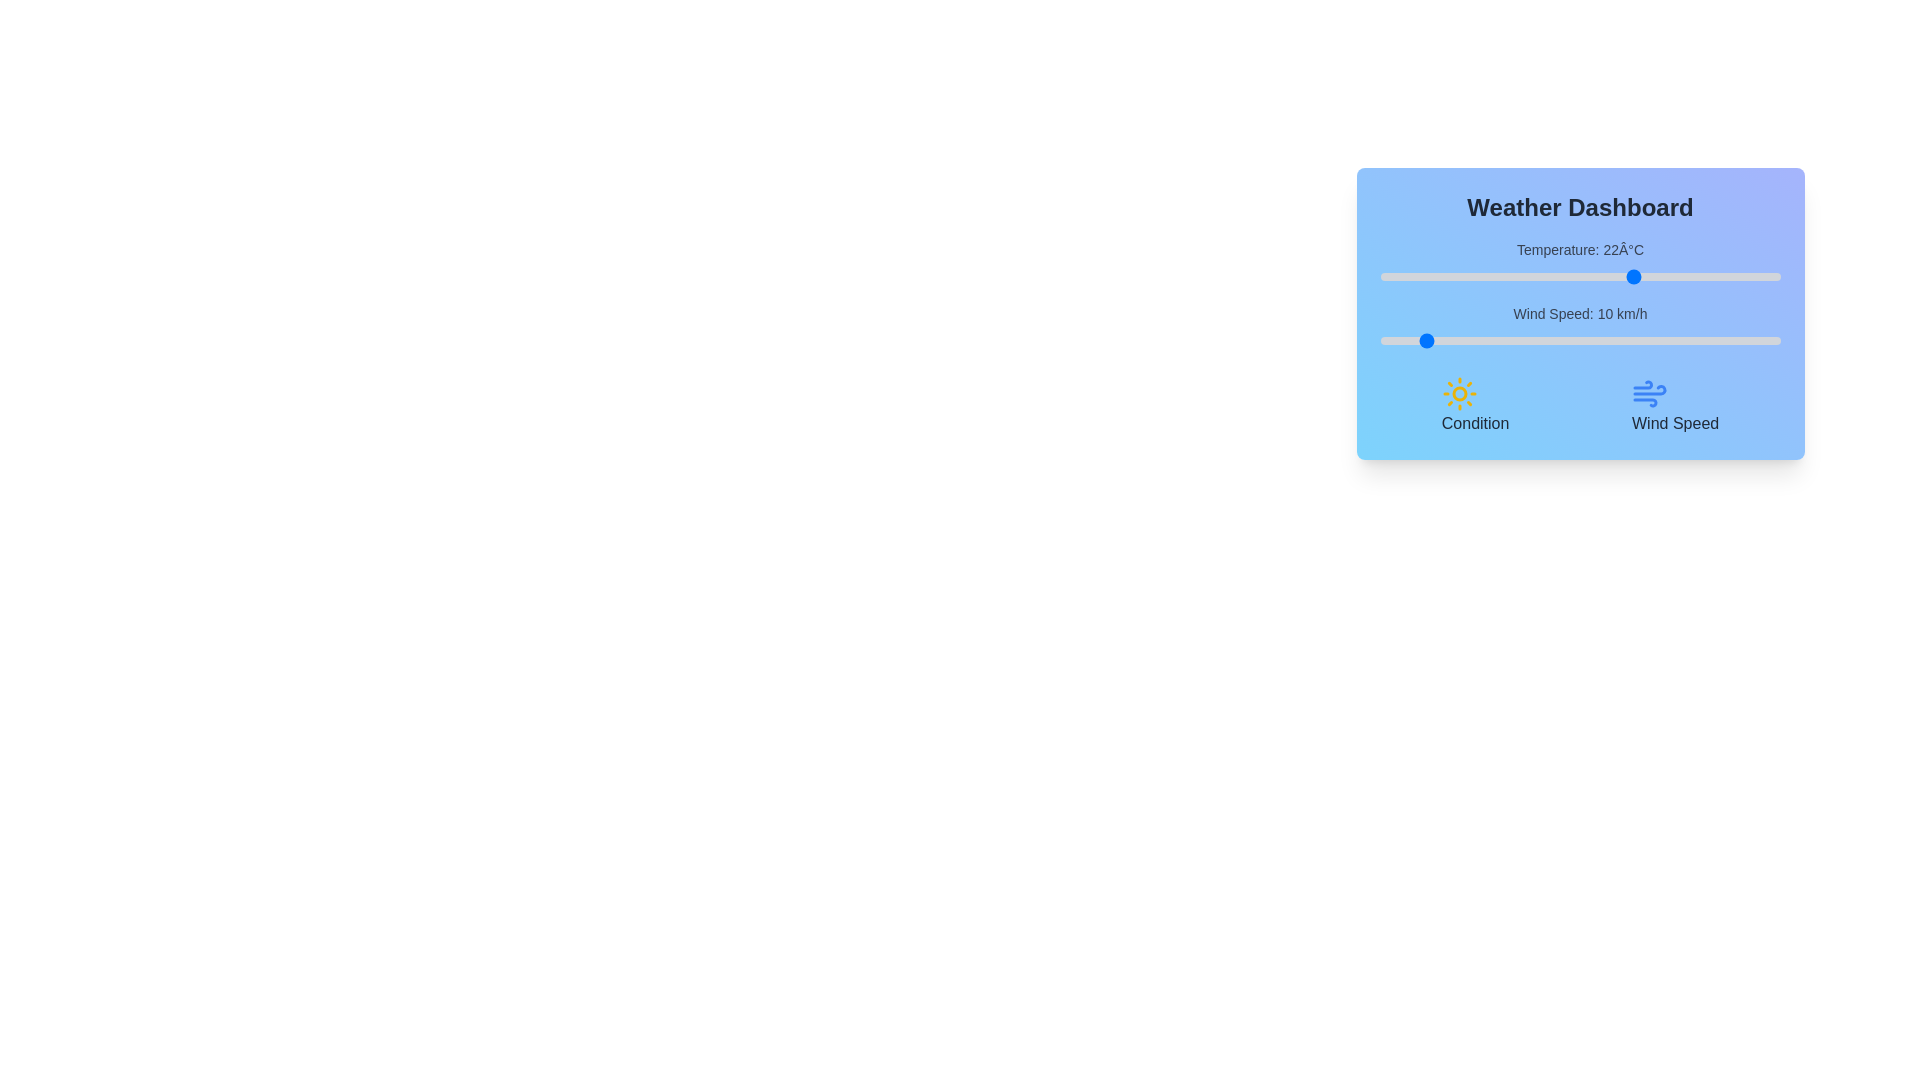 Image resolution: width=1920 pixels, height=1080 pixels. Describe the element at coordinates (1764, 339) in the screenshot. I see `the wind speed slider to set the wind speed to 96 km/h` at that location.